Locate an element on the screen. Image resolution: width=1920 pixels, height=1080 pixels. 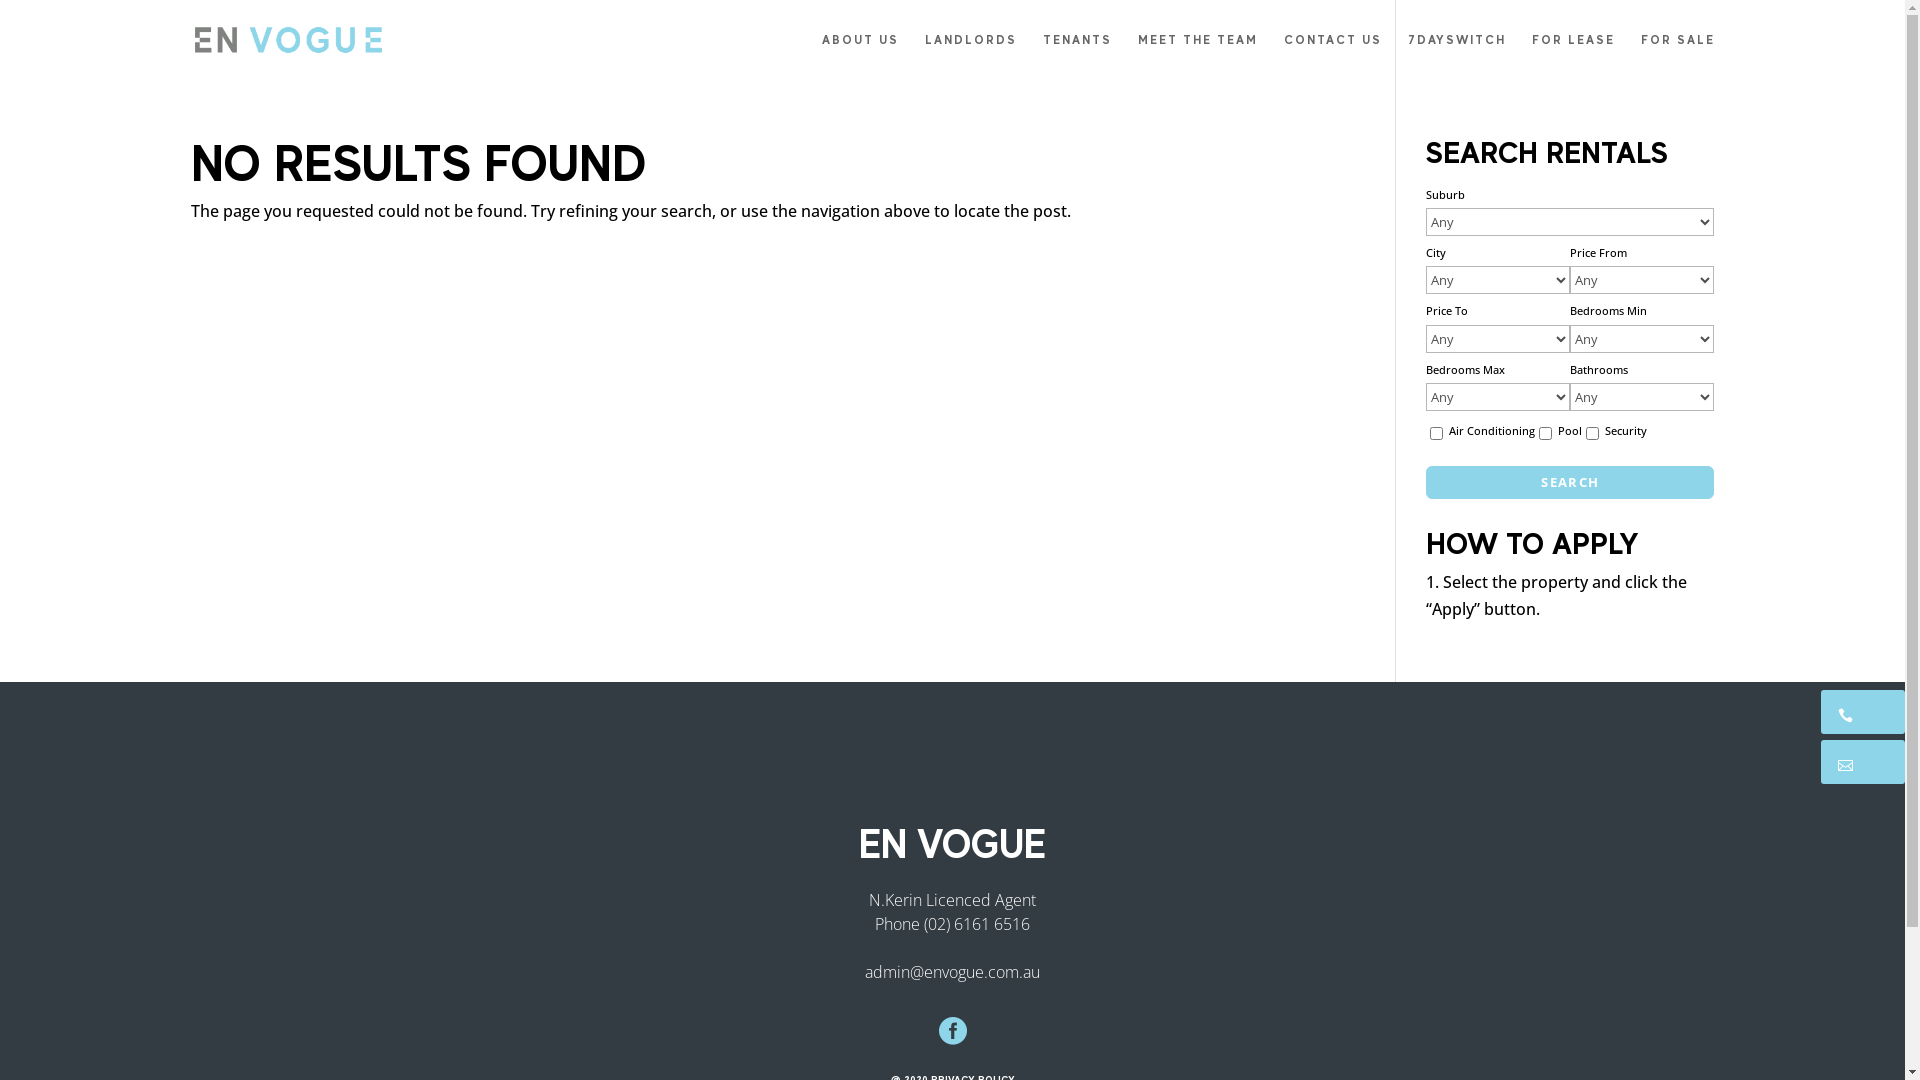
'ABOUT US' is located at coordinates (860, 55).